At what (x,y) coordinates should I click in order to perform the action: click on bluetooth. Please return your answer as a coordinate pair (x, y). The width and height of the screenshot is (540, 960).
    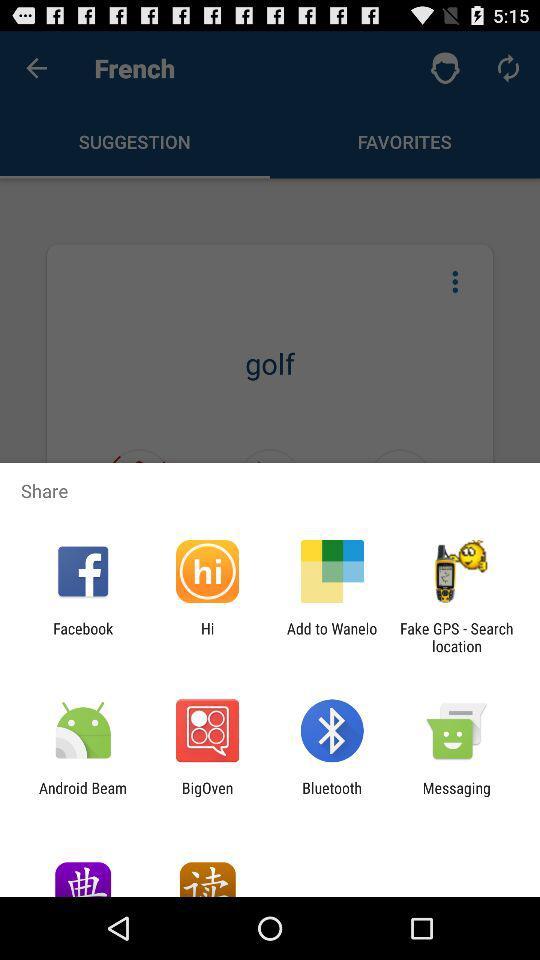
    Looking at the image, I should click on (332, 796).